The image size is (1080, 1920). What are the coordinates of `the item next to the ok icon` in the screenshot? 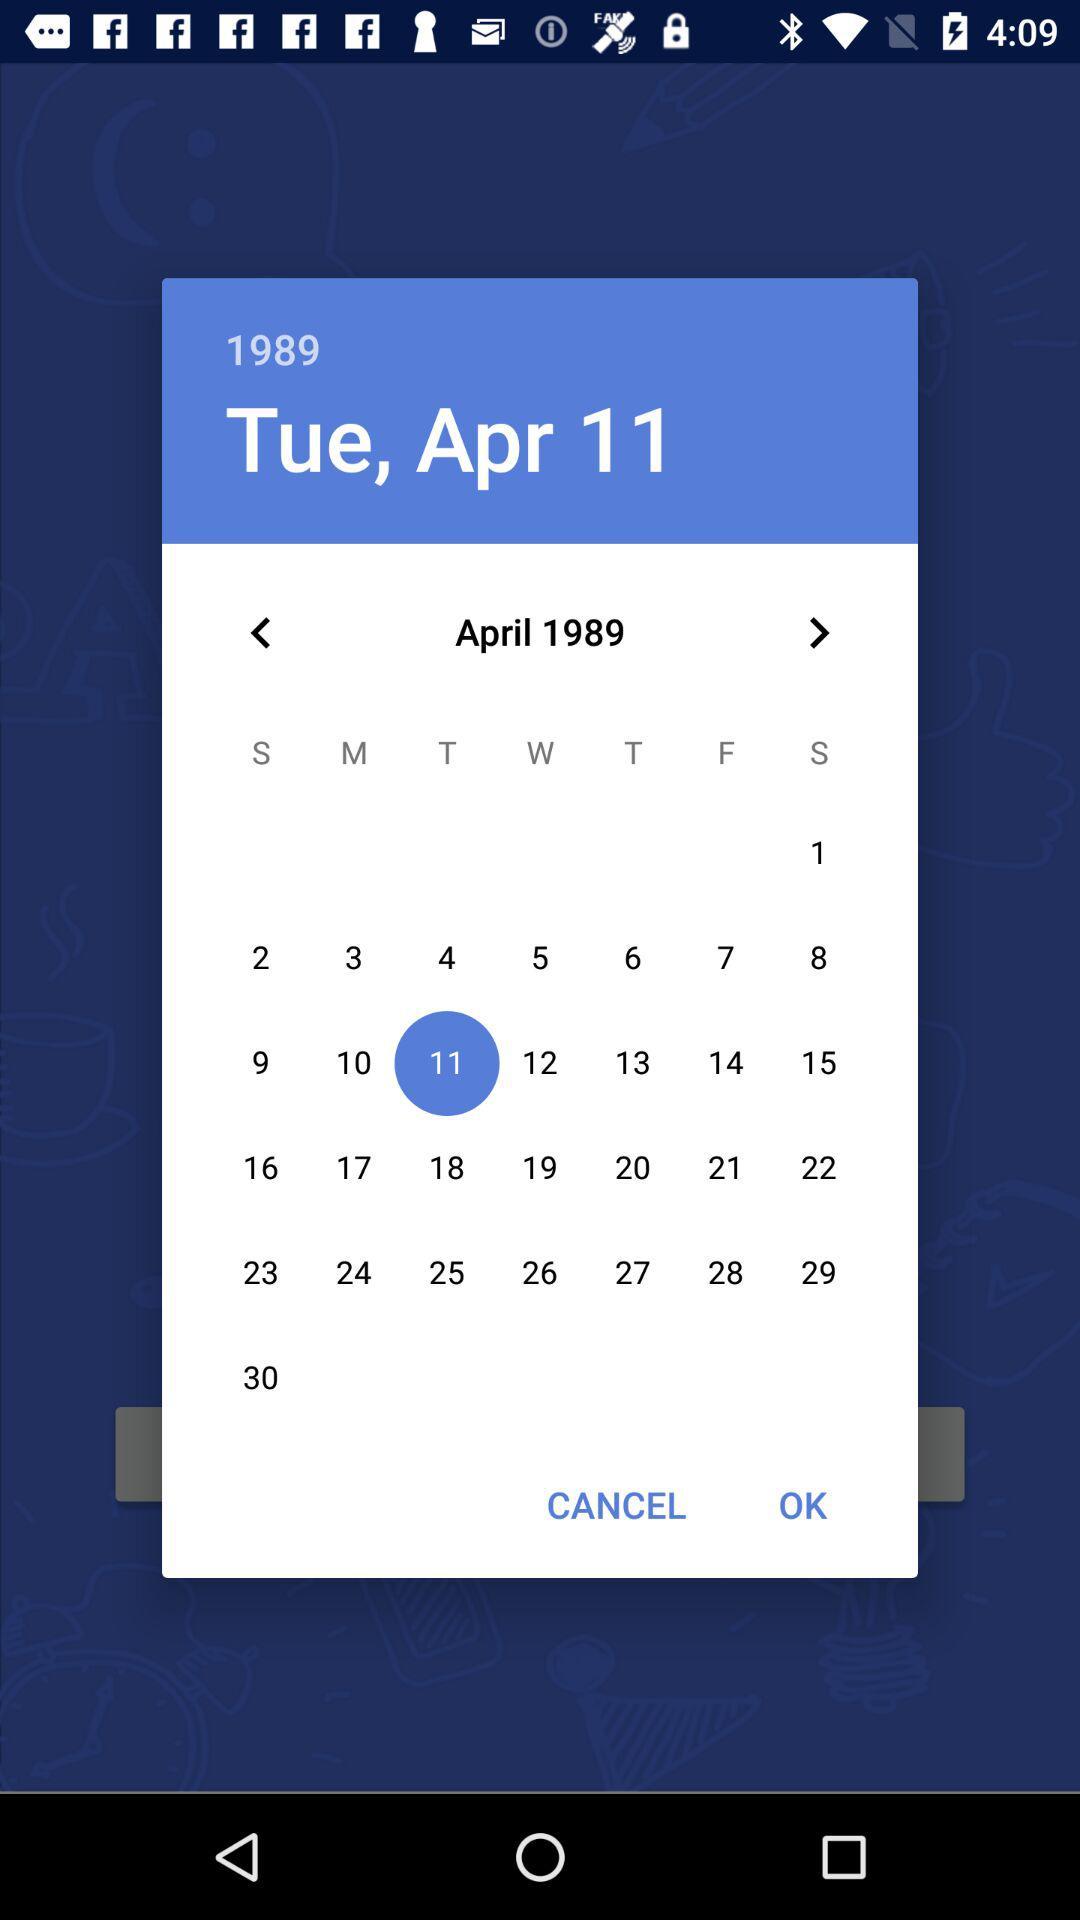 It's located at (615, 1504).